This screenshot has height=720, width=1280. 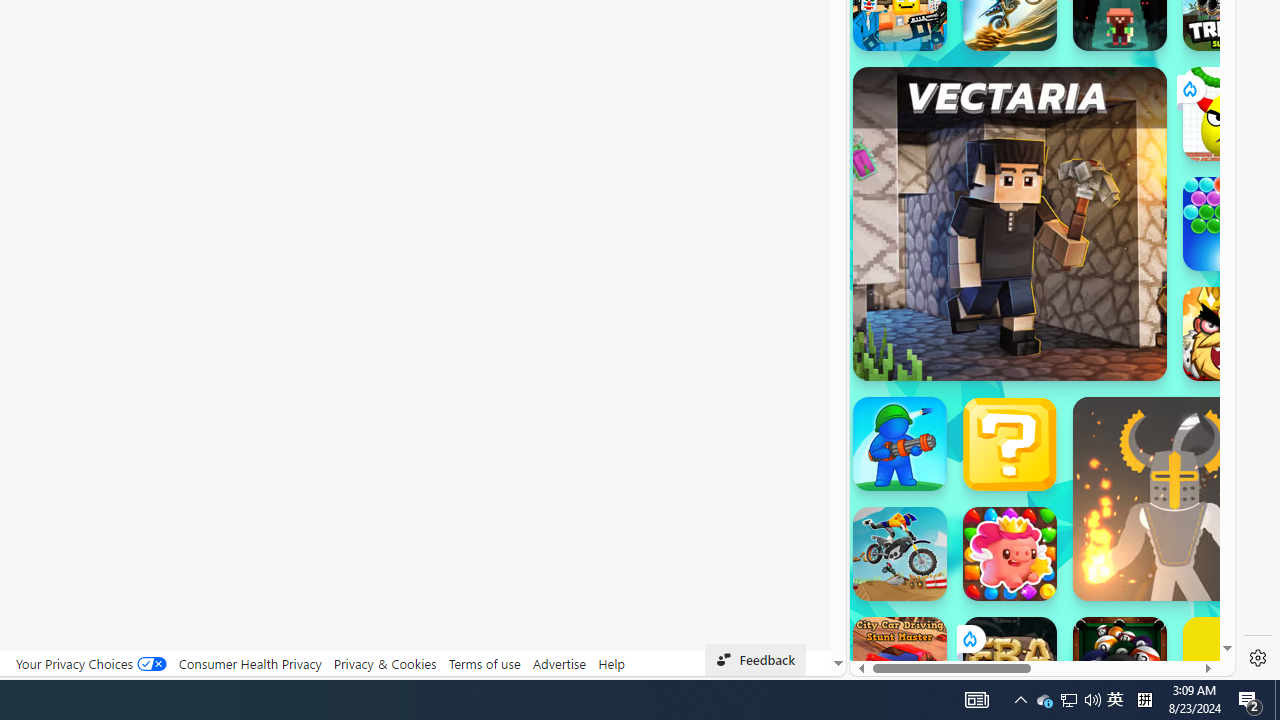 I want to click on 'Ragdoll Hit Ragdoll Hit', so click(x=1175, y=497).